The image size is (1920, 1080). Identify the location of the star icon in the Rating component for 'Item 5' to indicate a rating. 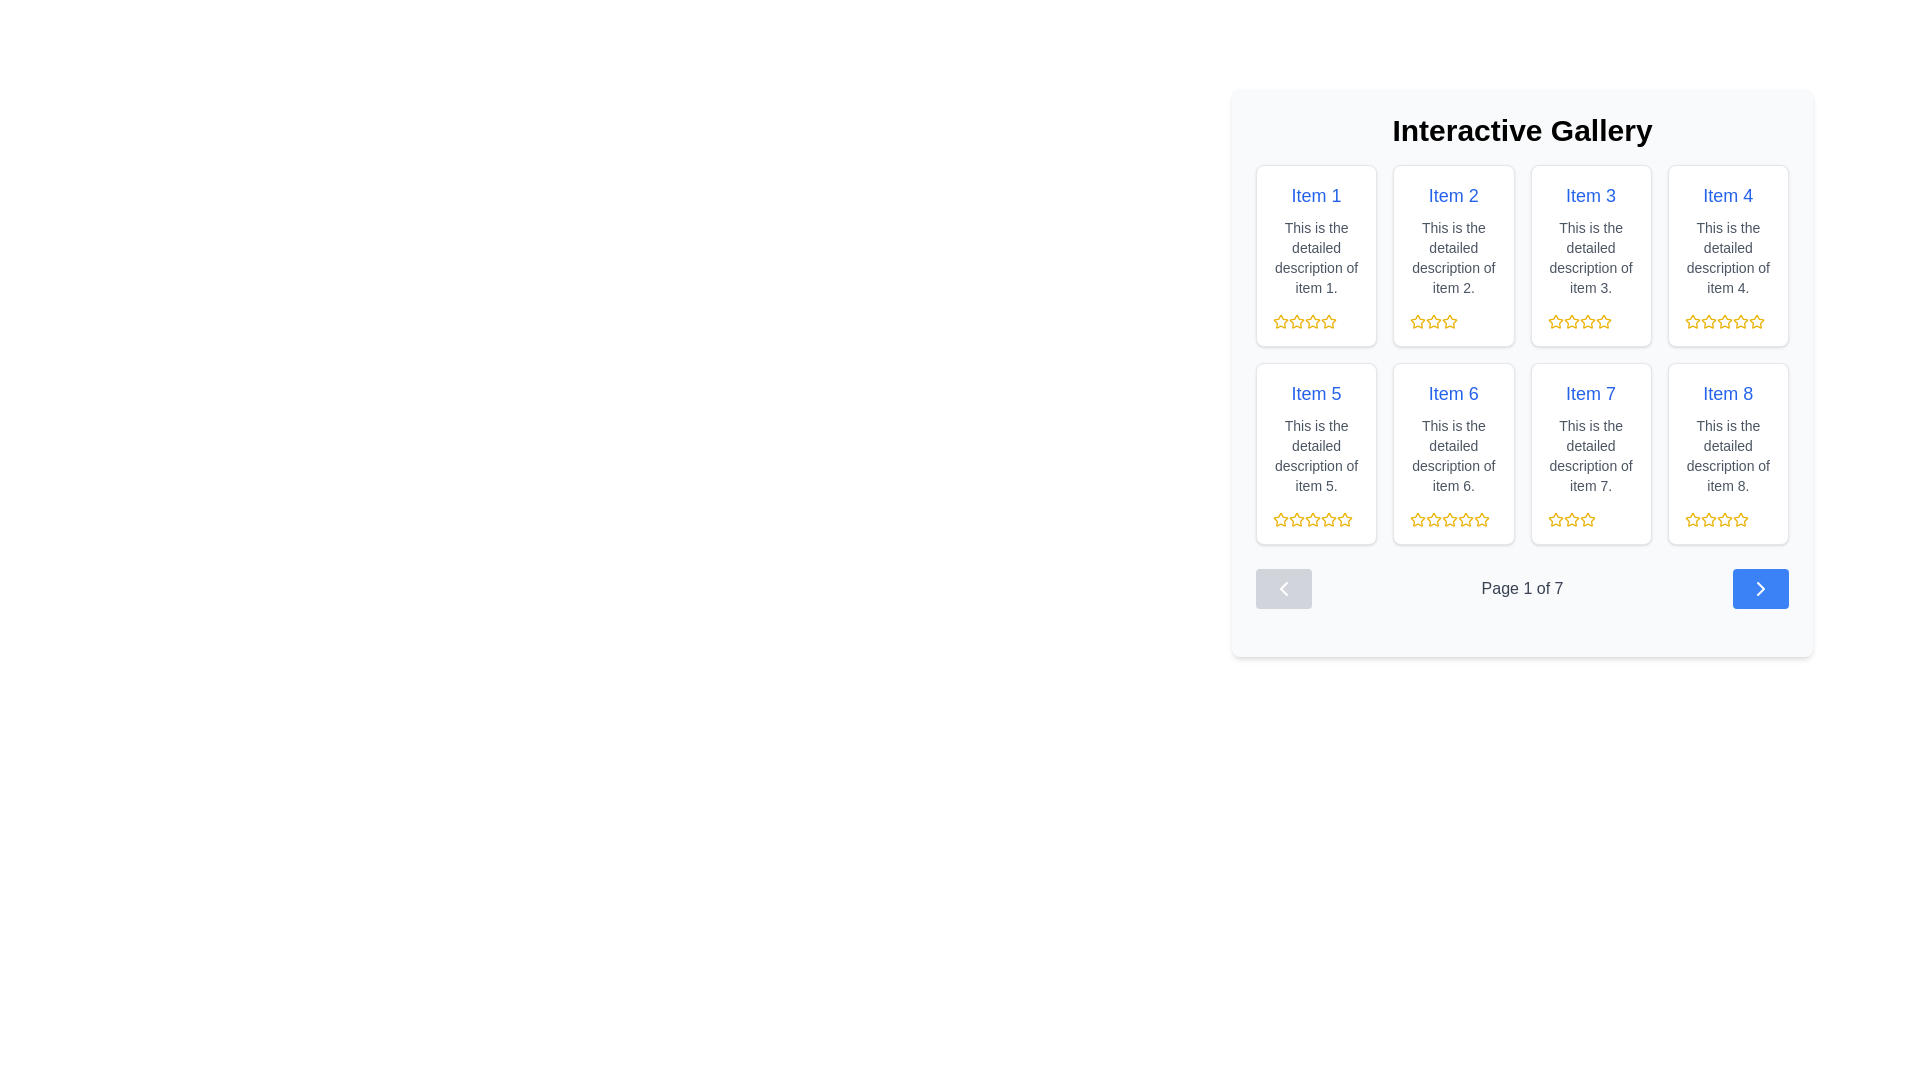
(1316, 519).